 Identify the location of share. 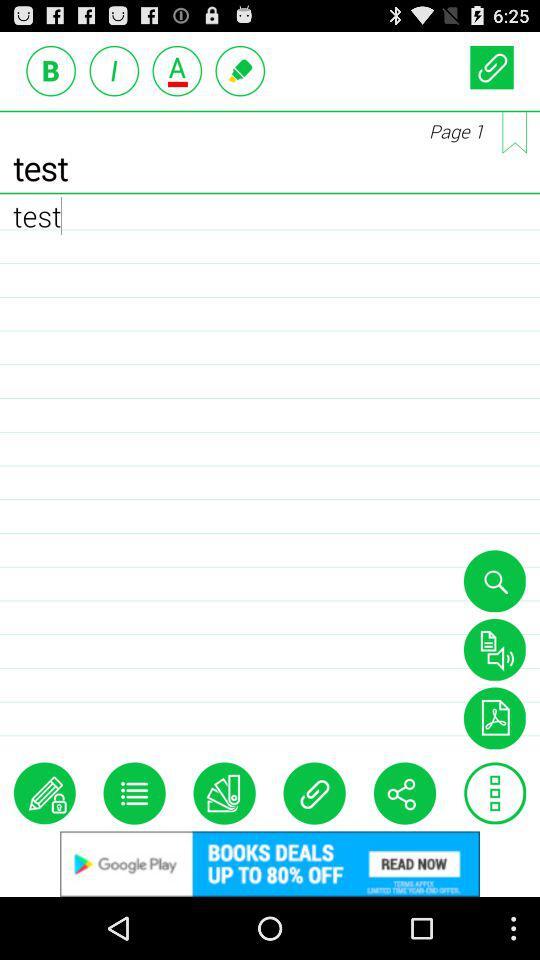
(404, 793).